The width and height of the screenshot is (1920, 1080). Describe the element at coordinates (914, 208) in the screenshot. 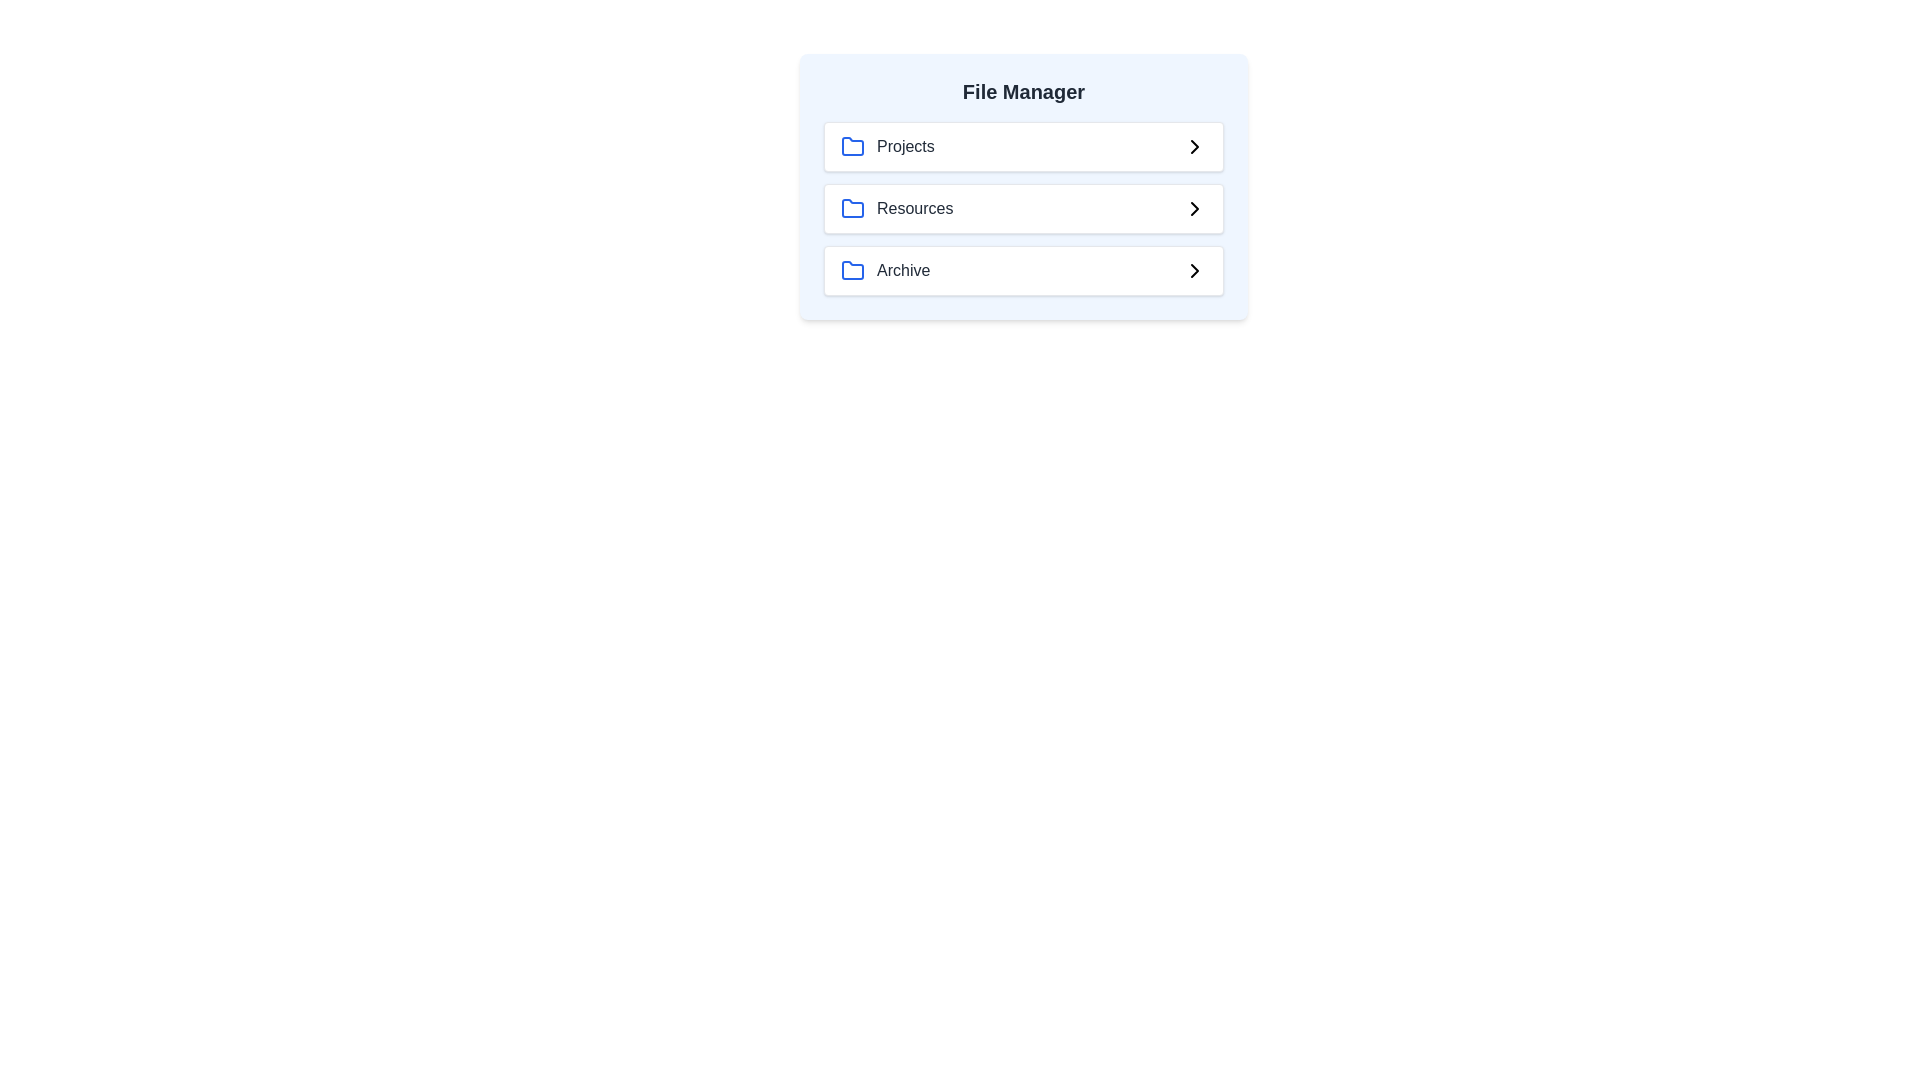

I see `text content of the 'Resources' label, which is a bold, gray text aligned to the left of a folder icon in the File Manager` at that location.